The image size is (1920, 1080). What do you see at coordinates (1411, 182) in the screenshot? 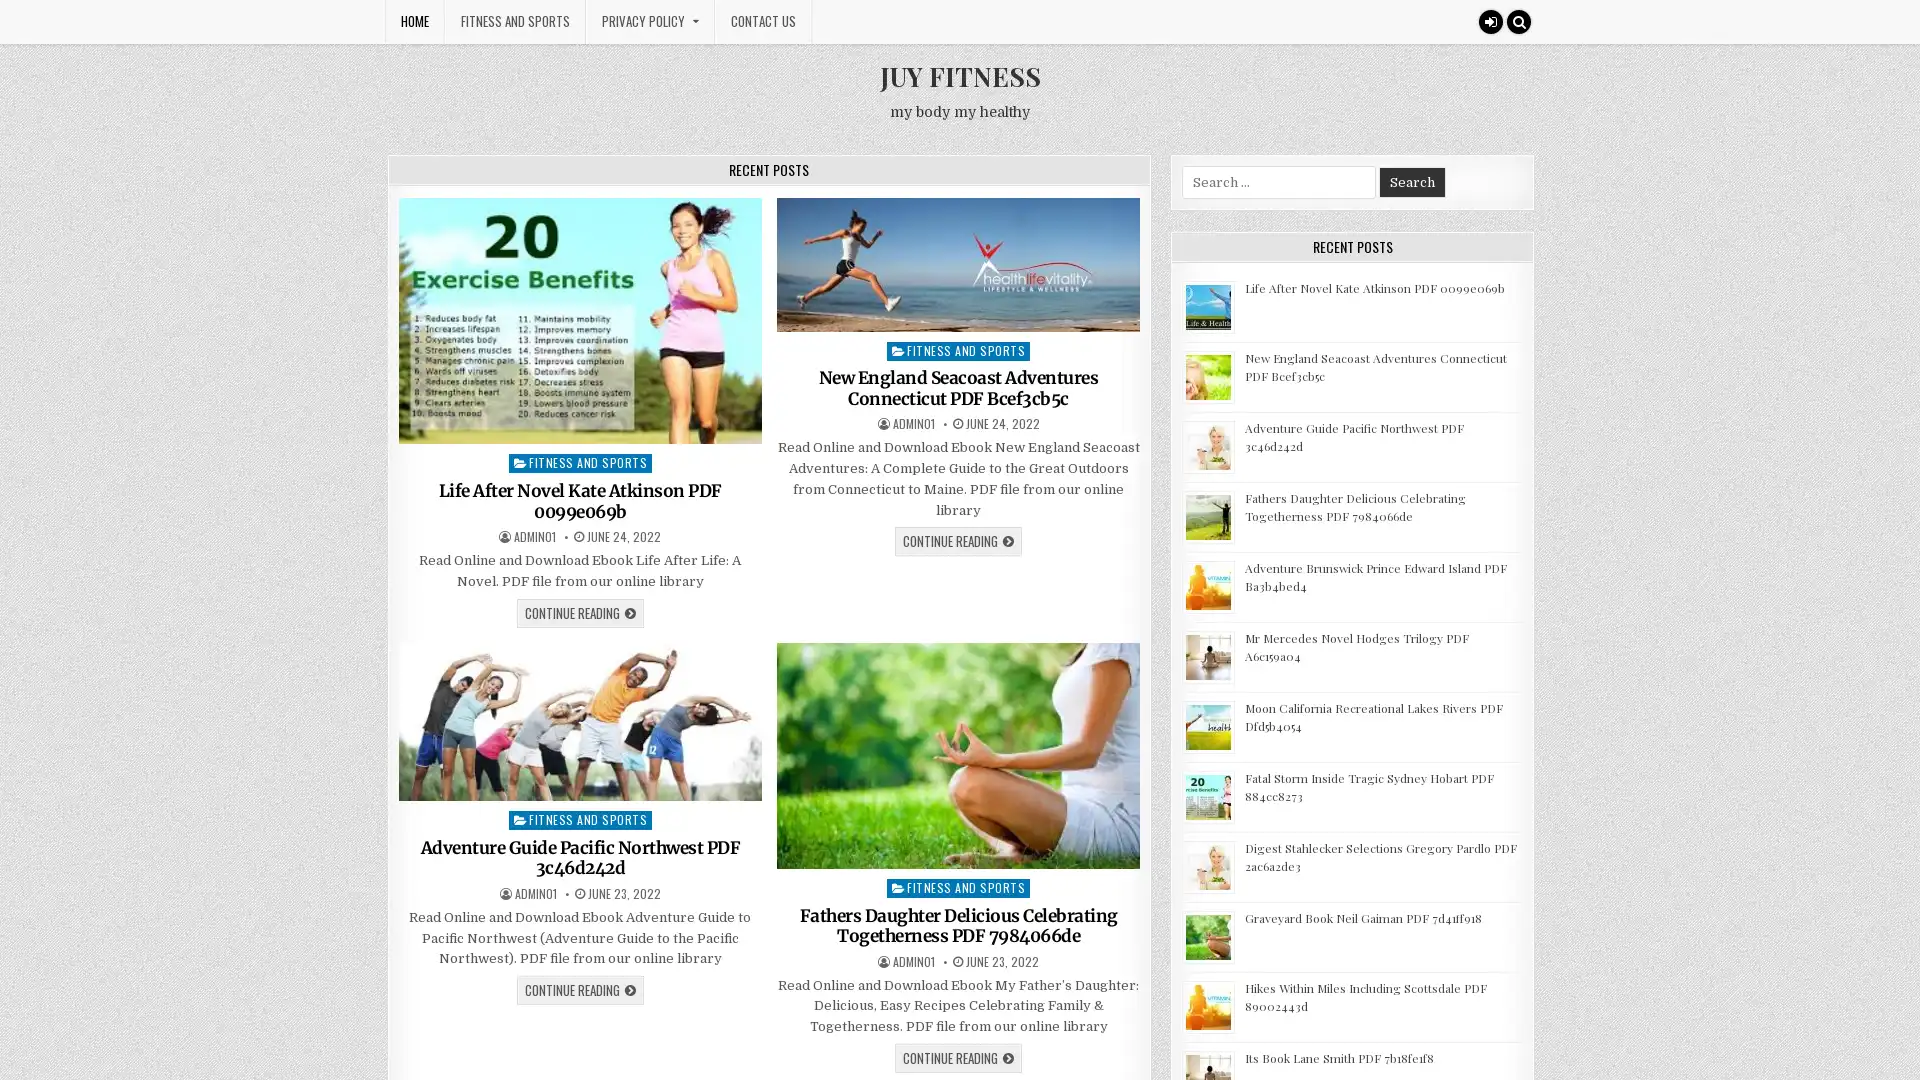
I see `Search` at bounding box center [1411, 182].